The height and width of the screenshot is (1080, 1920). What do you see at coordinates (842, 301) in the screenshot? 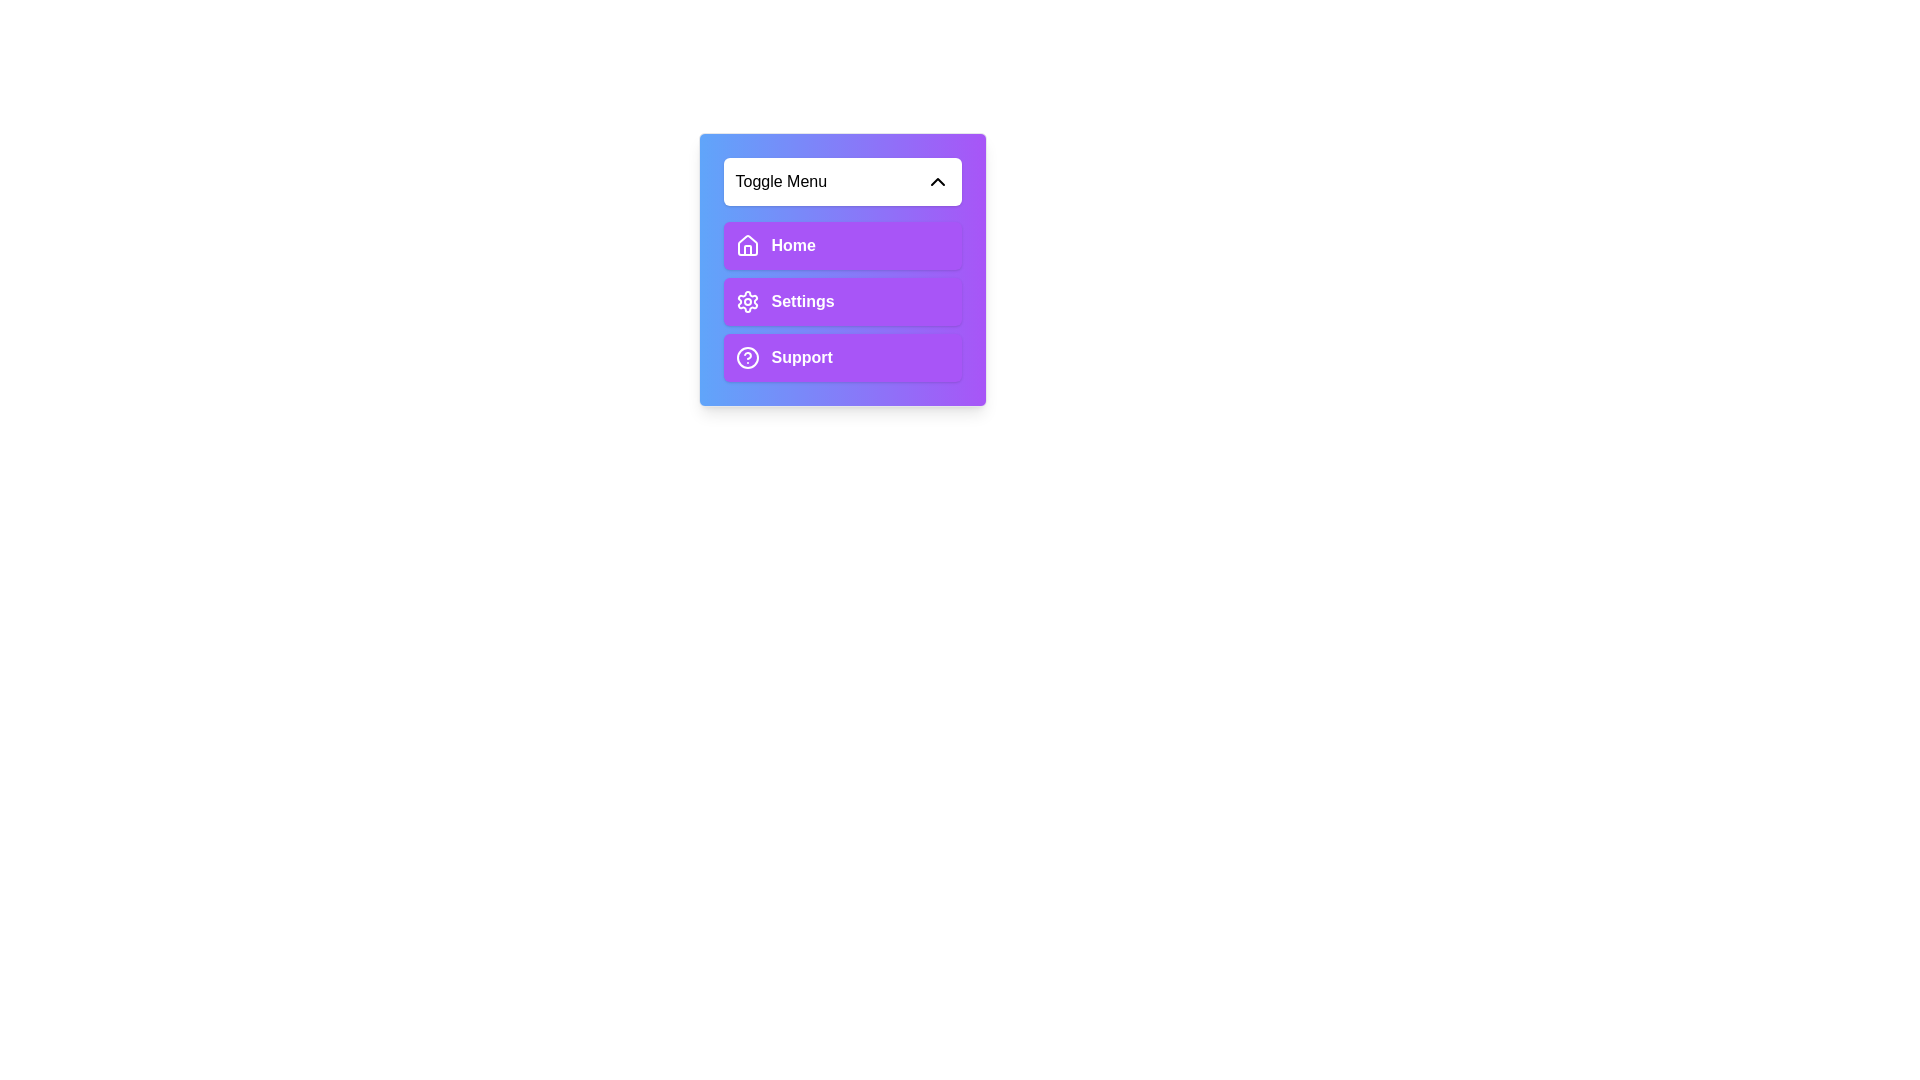
I see `the 'Settings' section of the Dropdown menu, which is the second stacked button within the purple gradient card titled 'Toggle Menu'` at bounding box center [842, 301].